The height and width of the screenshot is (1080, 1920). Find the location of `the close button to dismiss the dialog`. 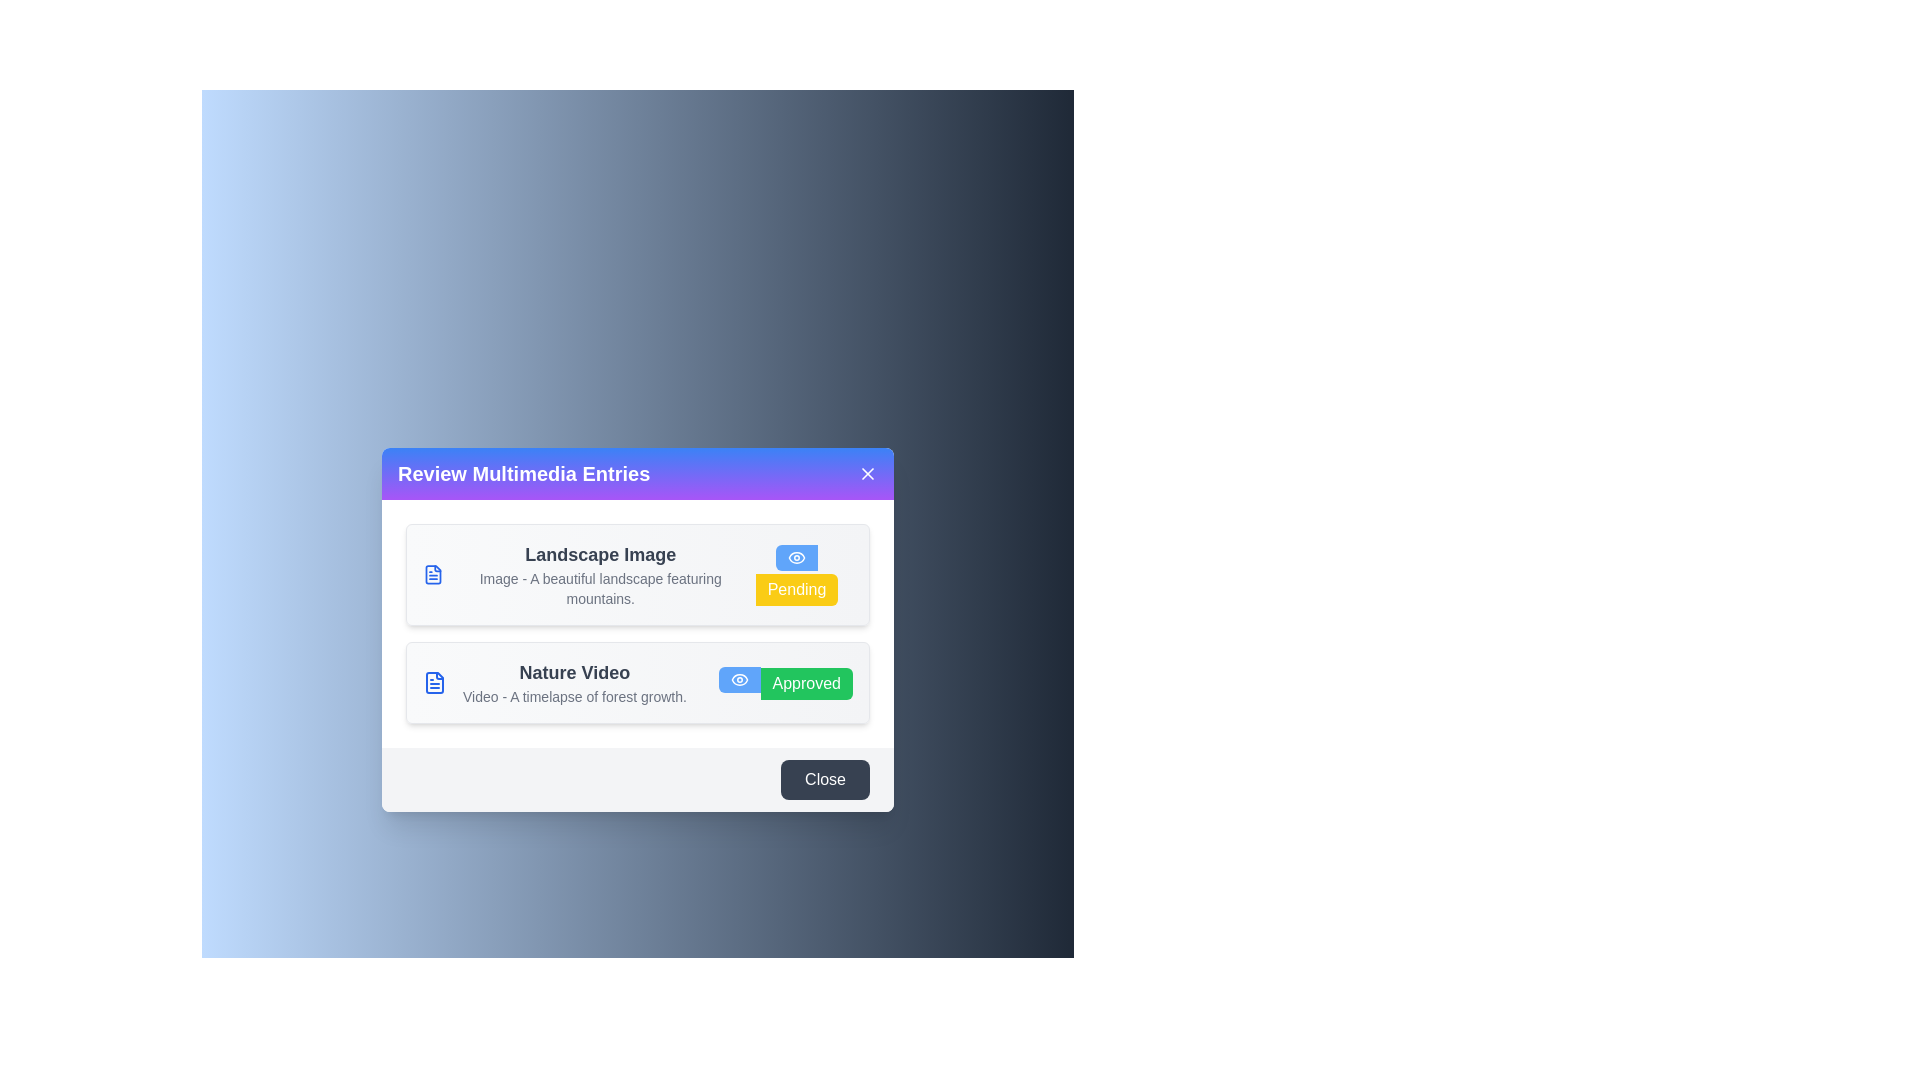

the close button to dismiss the dialog is located at coordinates (868, 474).